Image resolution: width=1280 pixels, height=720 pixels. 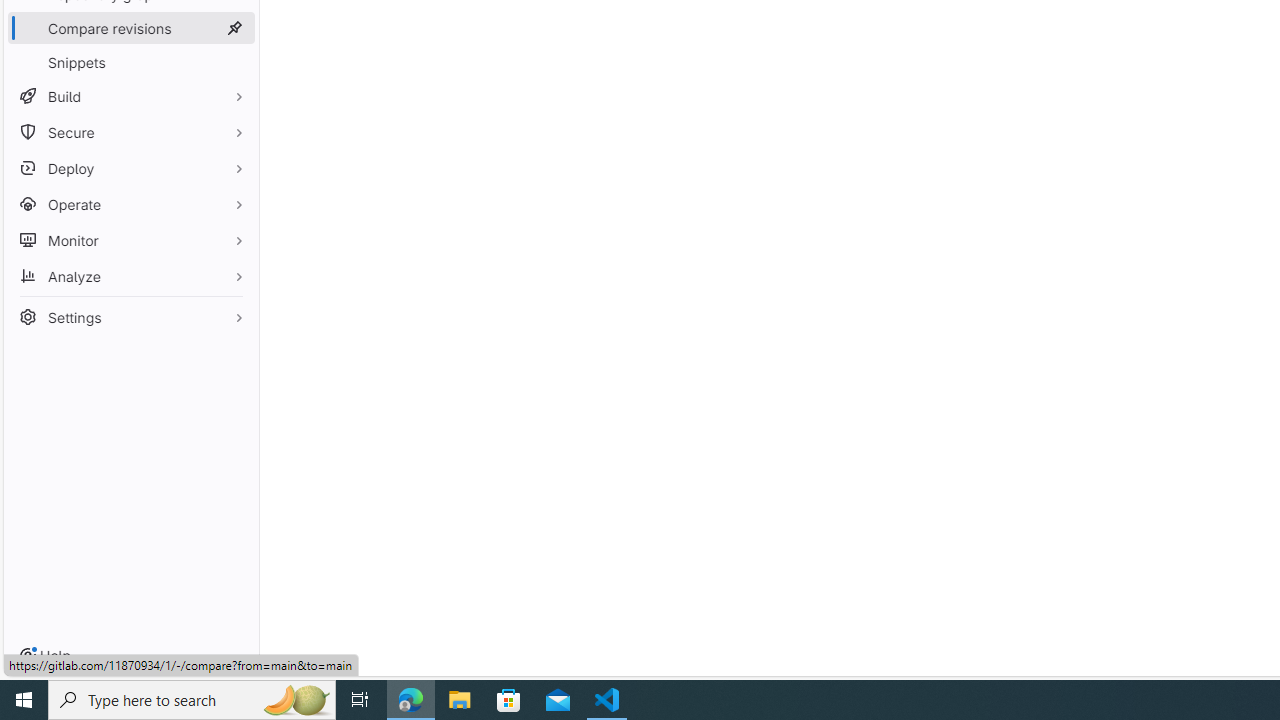 I want to click on 'Pin Compare revisions', so click(x=234, y=28).